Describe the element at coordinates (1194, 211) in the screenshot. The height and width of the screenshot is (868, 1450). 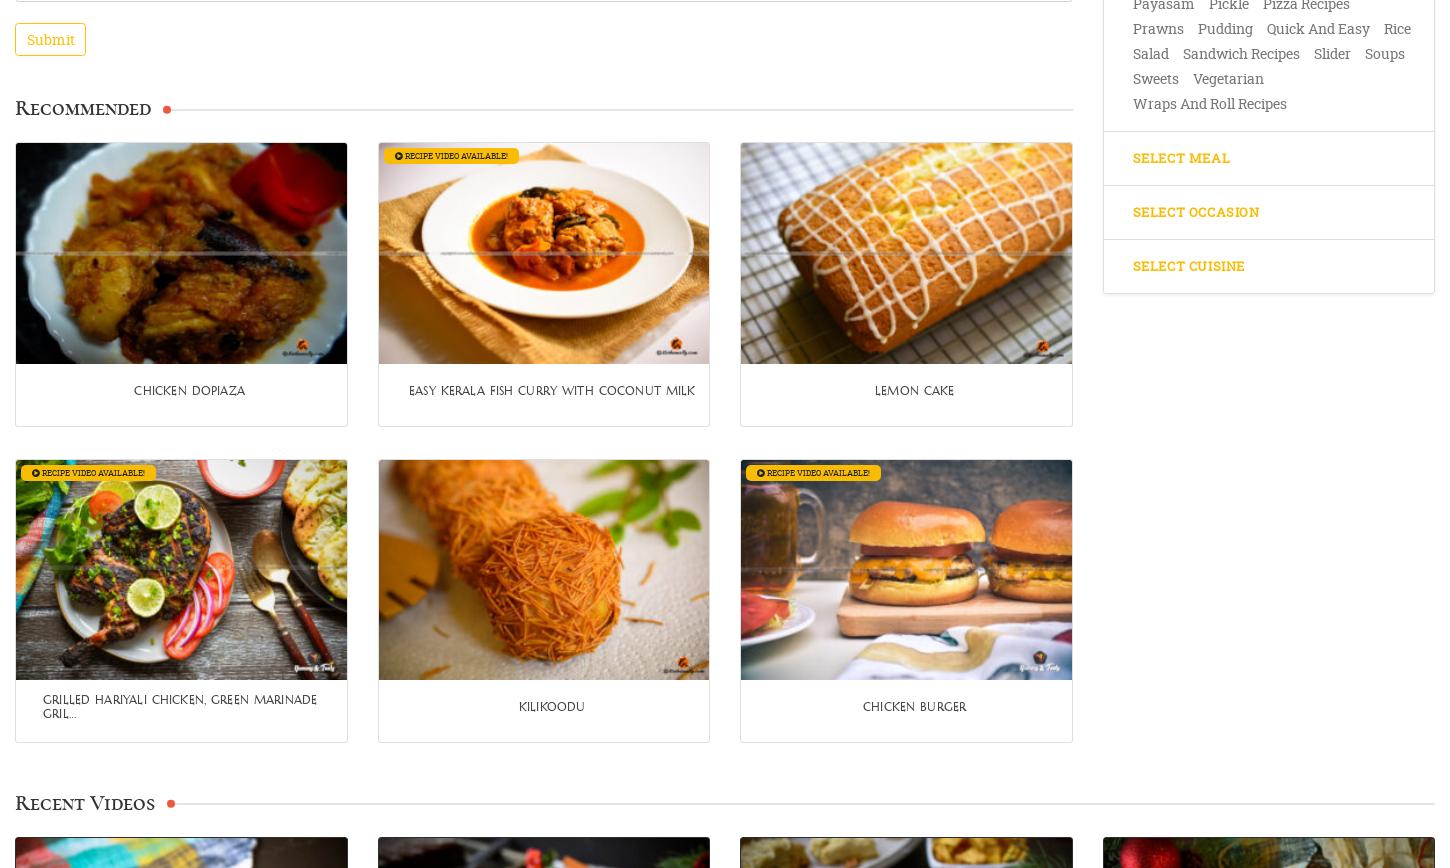
I see `'Select Occasion'` at that location.